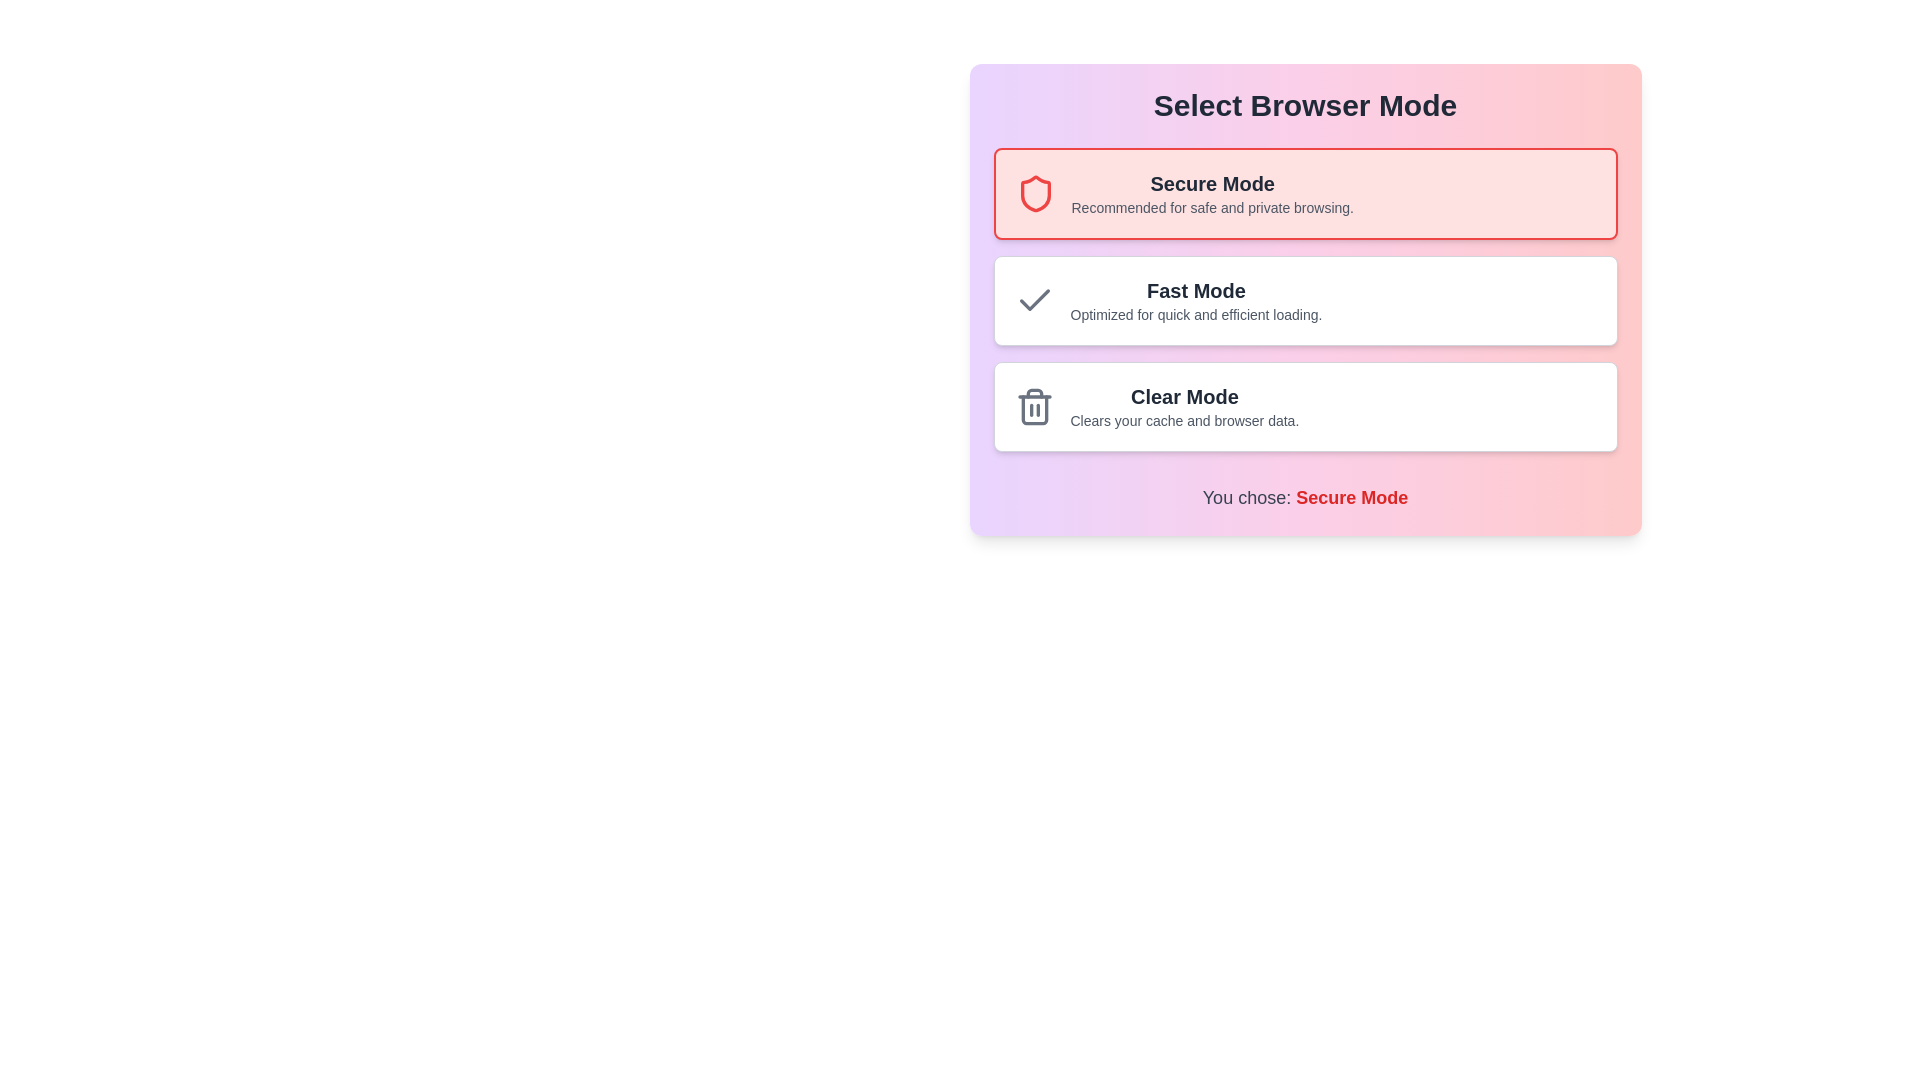 The image size is (1920, 1080). I want to click on the 'Secure Mode' icon located to the left of the text description to observe the tooltip if present, so click(1035, 193).